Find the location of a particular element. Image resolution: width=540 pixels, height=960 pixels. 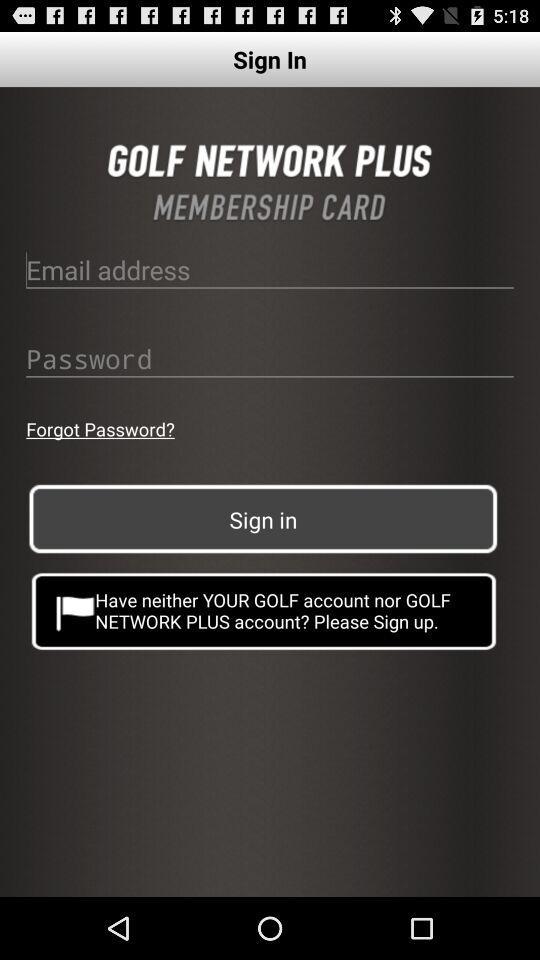

button above the sign in button is located at coordinates (99, 429).